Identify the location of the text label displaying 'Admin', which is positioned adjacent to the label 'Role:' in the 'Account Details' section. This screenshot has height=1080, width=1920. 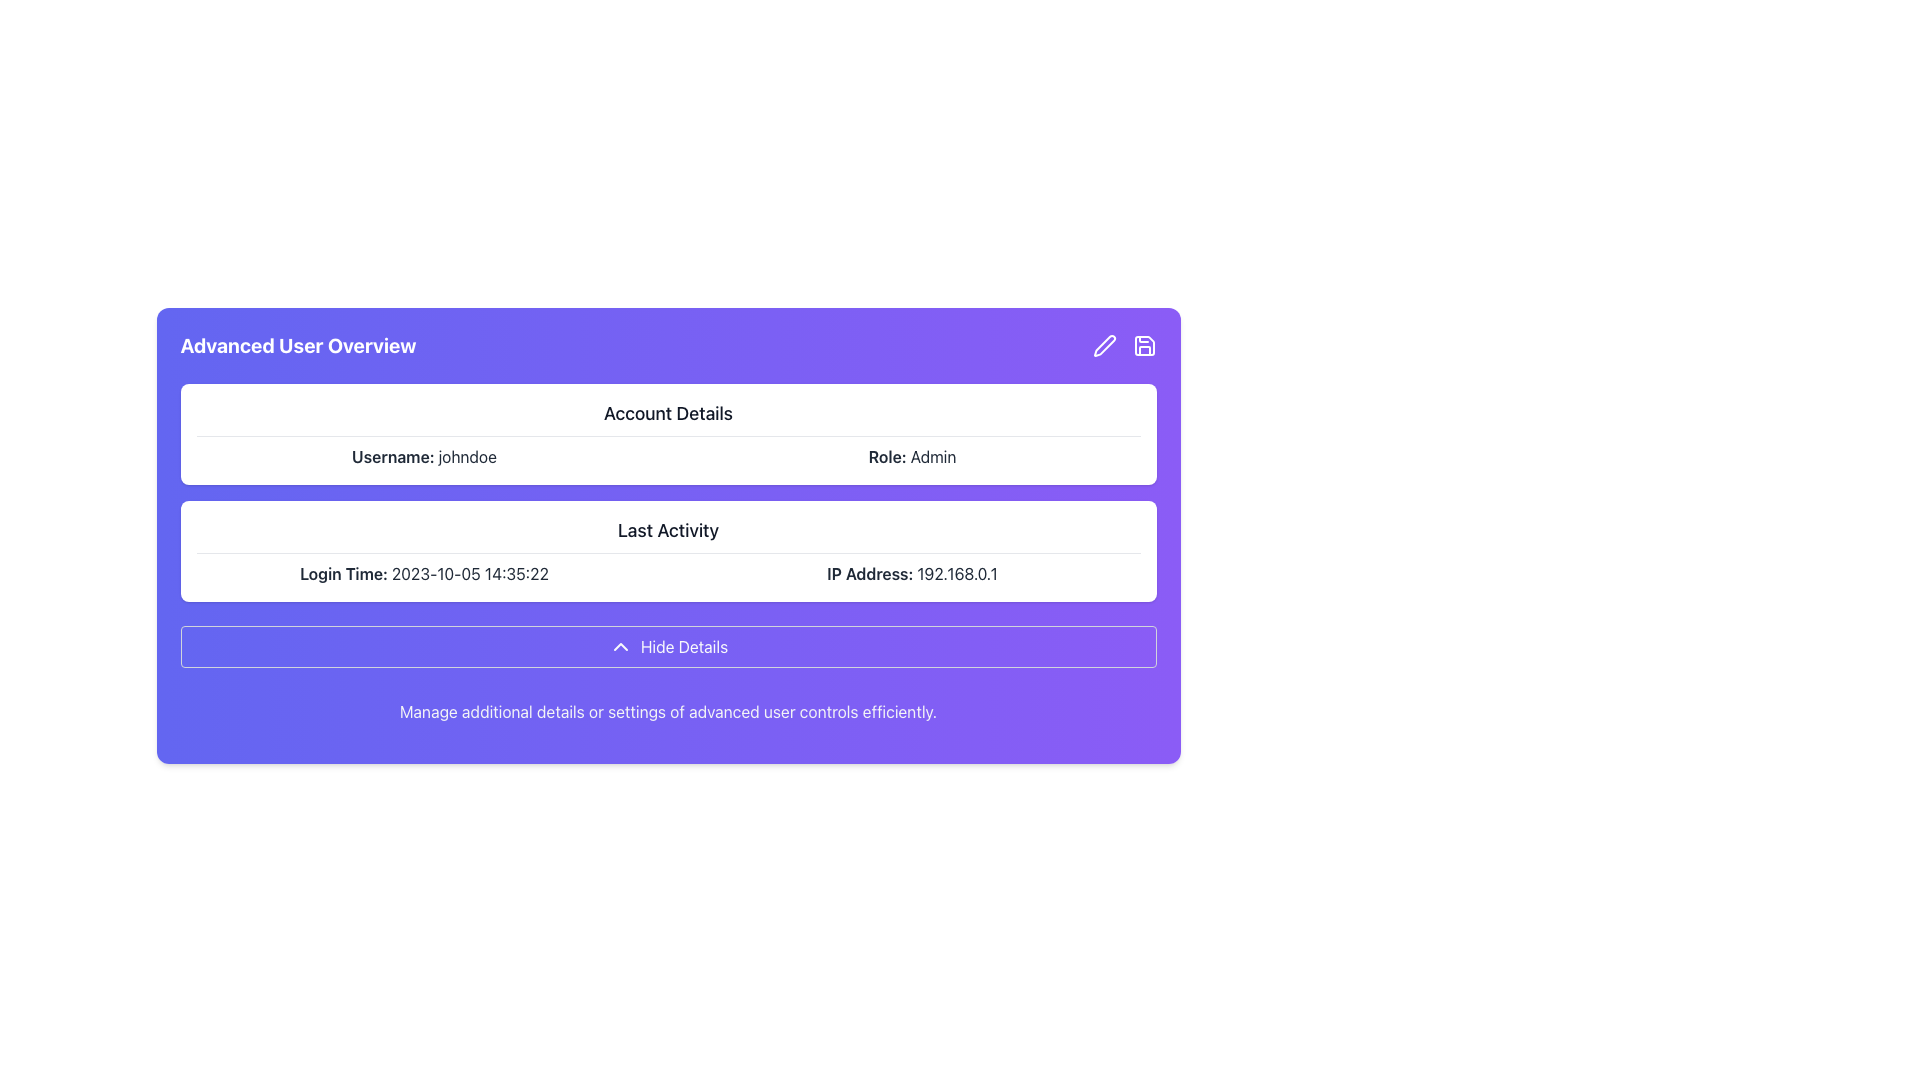
(932, 456).